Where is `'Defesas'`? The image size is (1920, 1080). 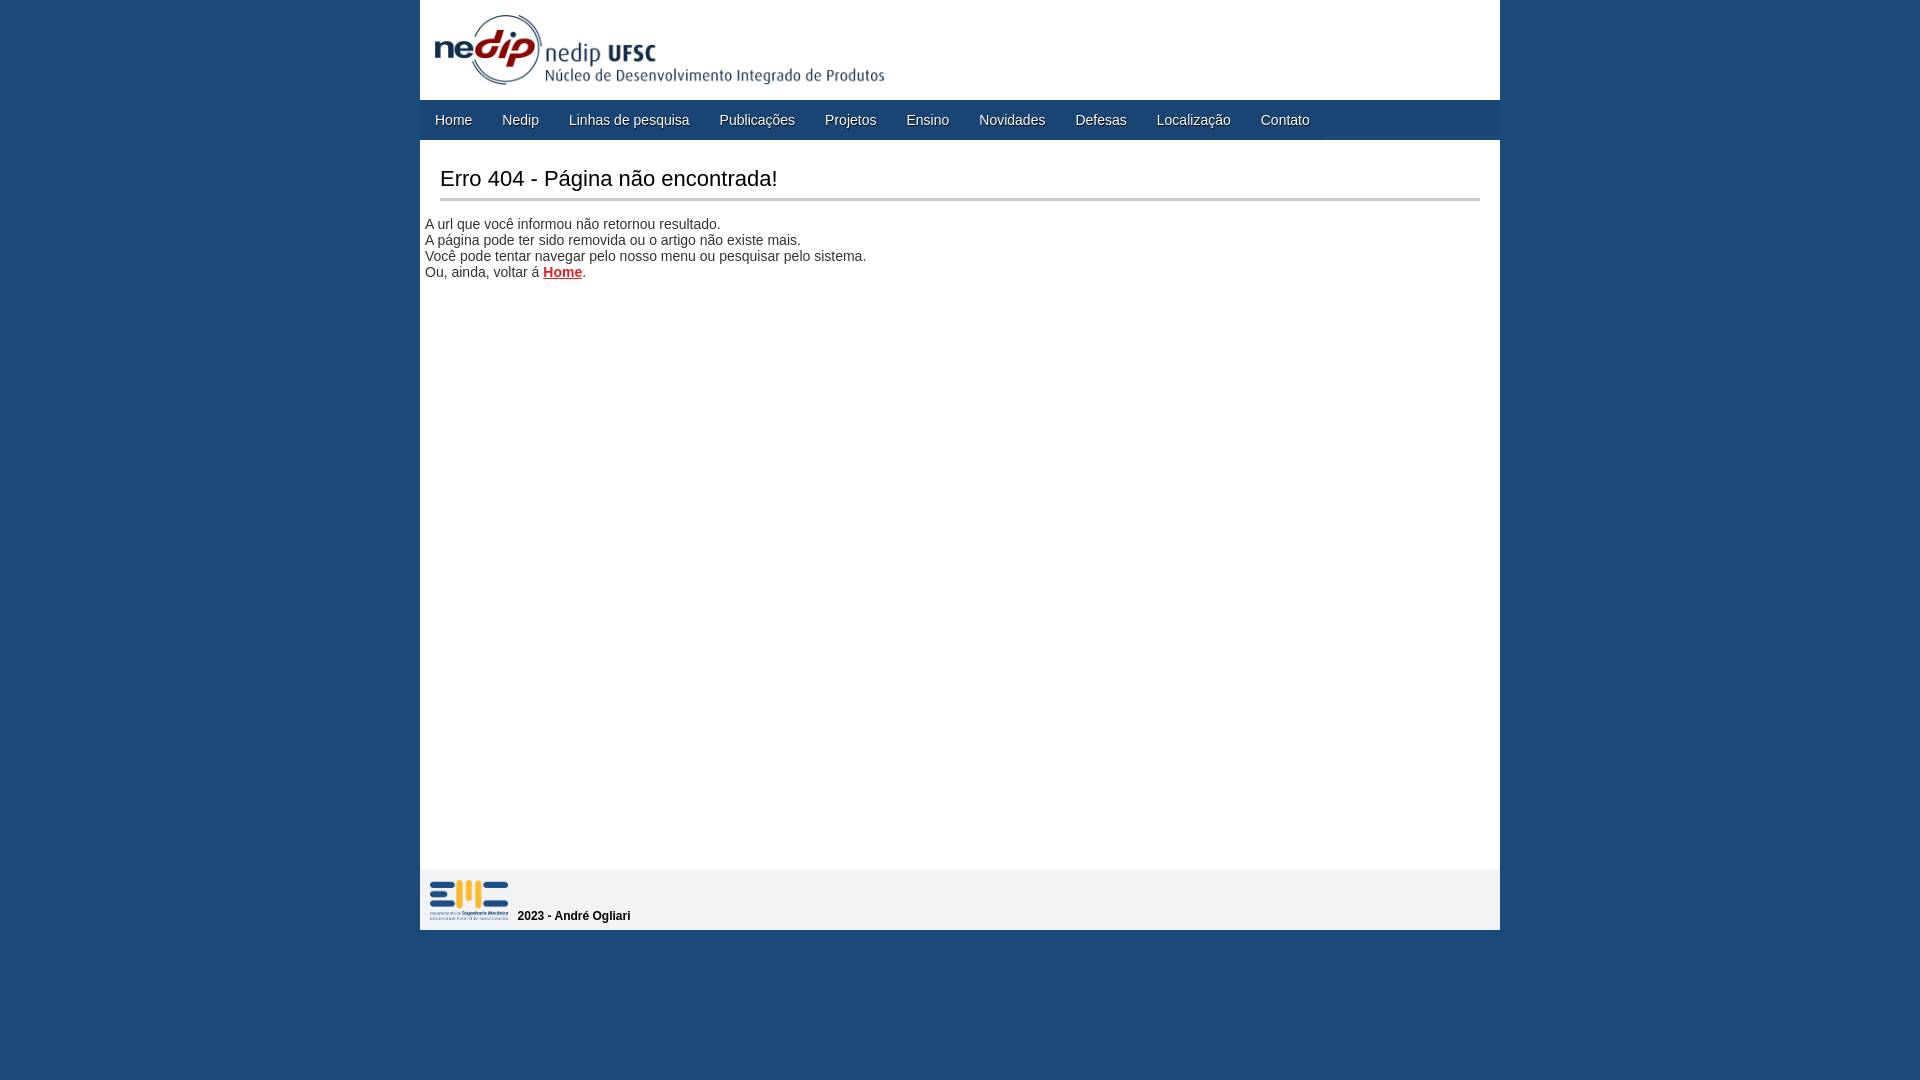 'Defesas' is located at coordinates (1059, 119).